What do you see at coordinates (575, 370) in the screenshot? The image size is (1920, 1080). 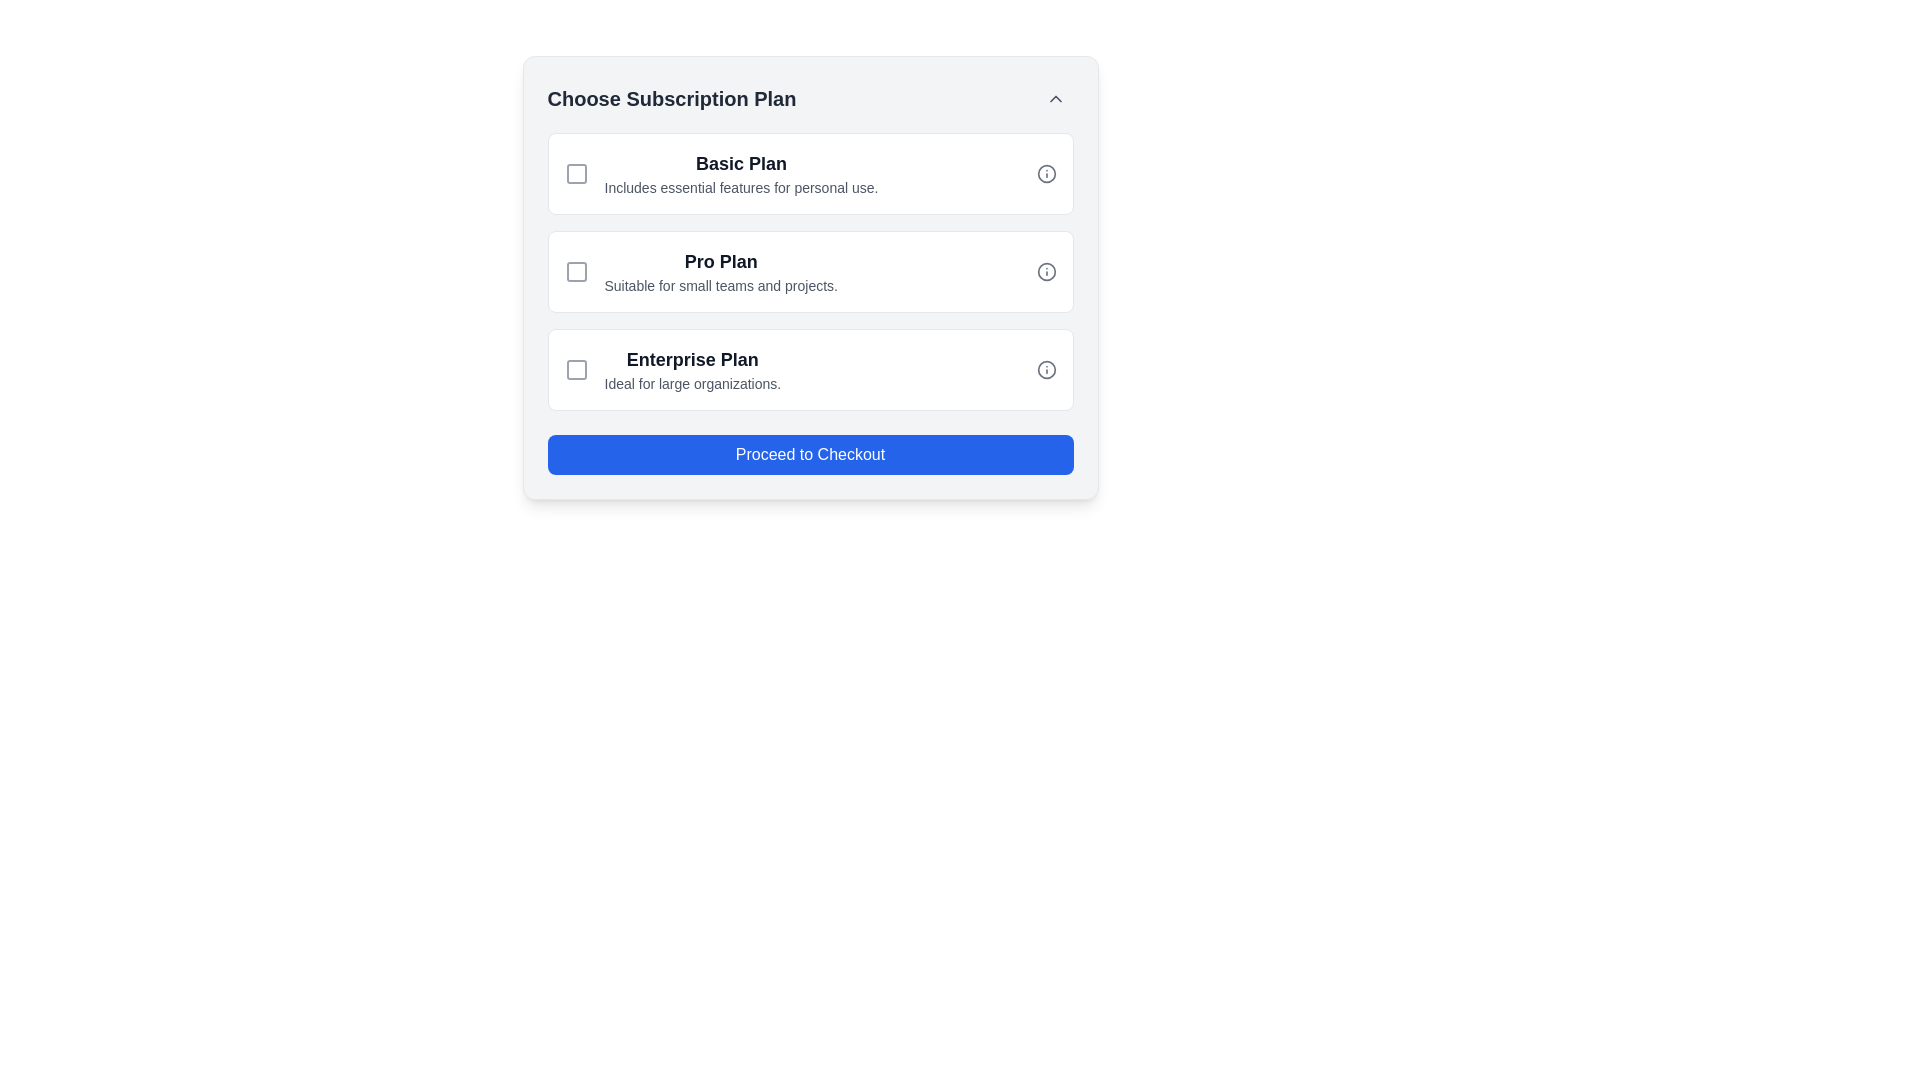 I see `the checkbox labeled 'Enterprise Plan'` at bounding box center [575, 370].